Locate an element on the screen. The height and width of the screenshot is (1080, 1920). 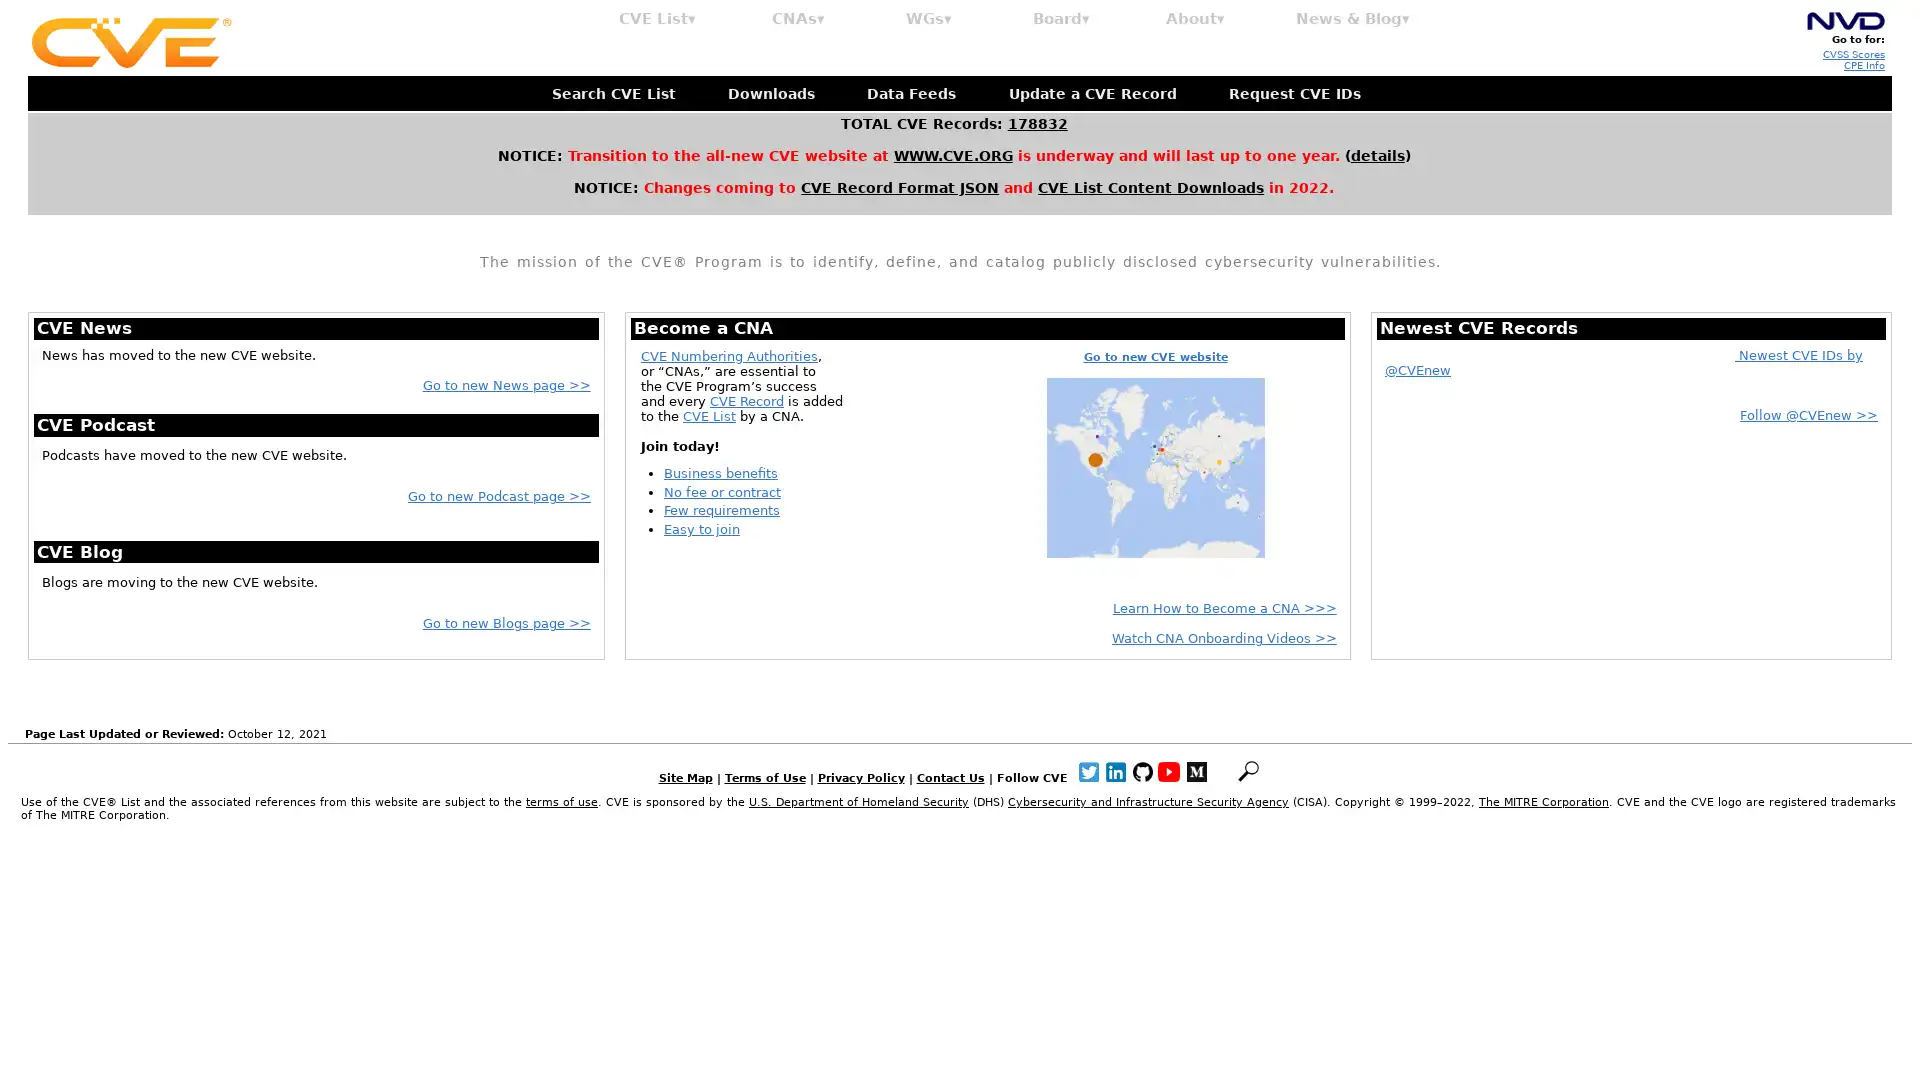
About is located at coordinates (1195, 19).